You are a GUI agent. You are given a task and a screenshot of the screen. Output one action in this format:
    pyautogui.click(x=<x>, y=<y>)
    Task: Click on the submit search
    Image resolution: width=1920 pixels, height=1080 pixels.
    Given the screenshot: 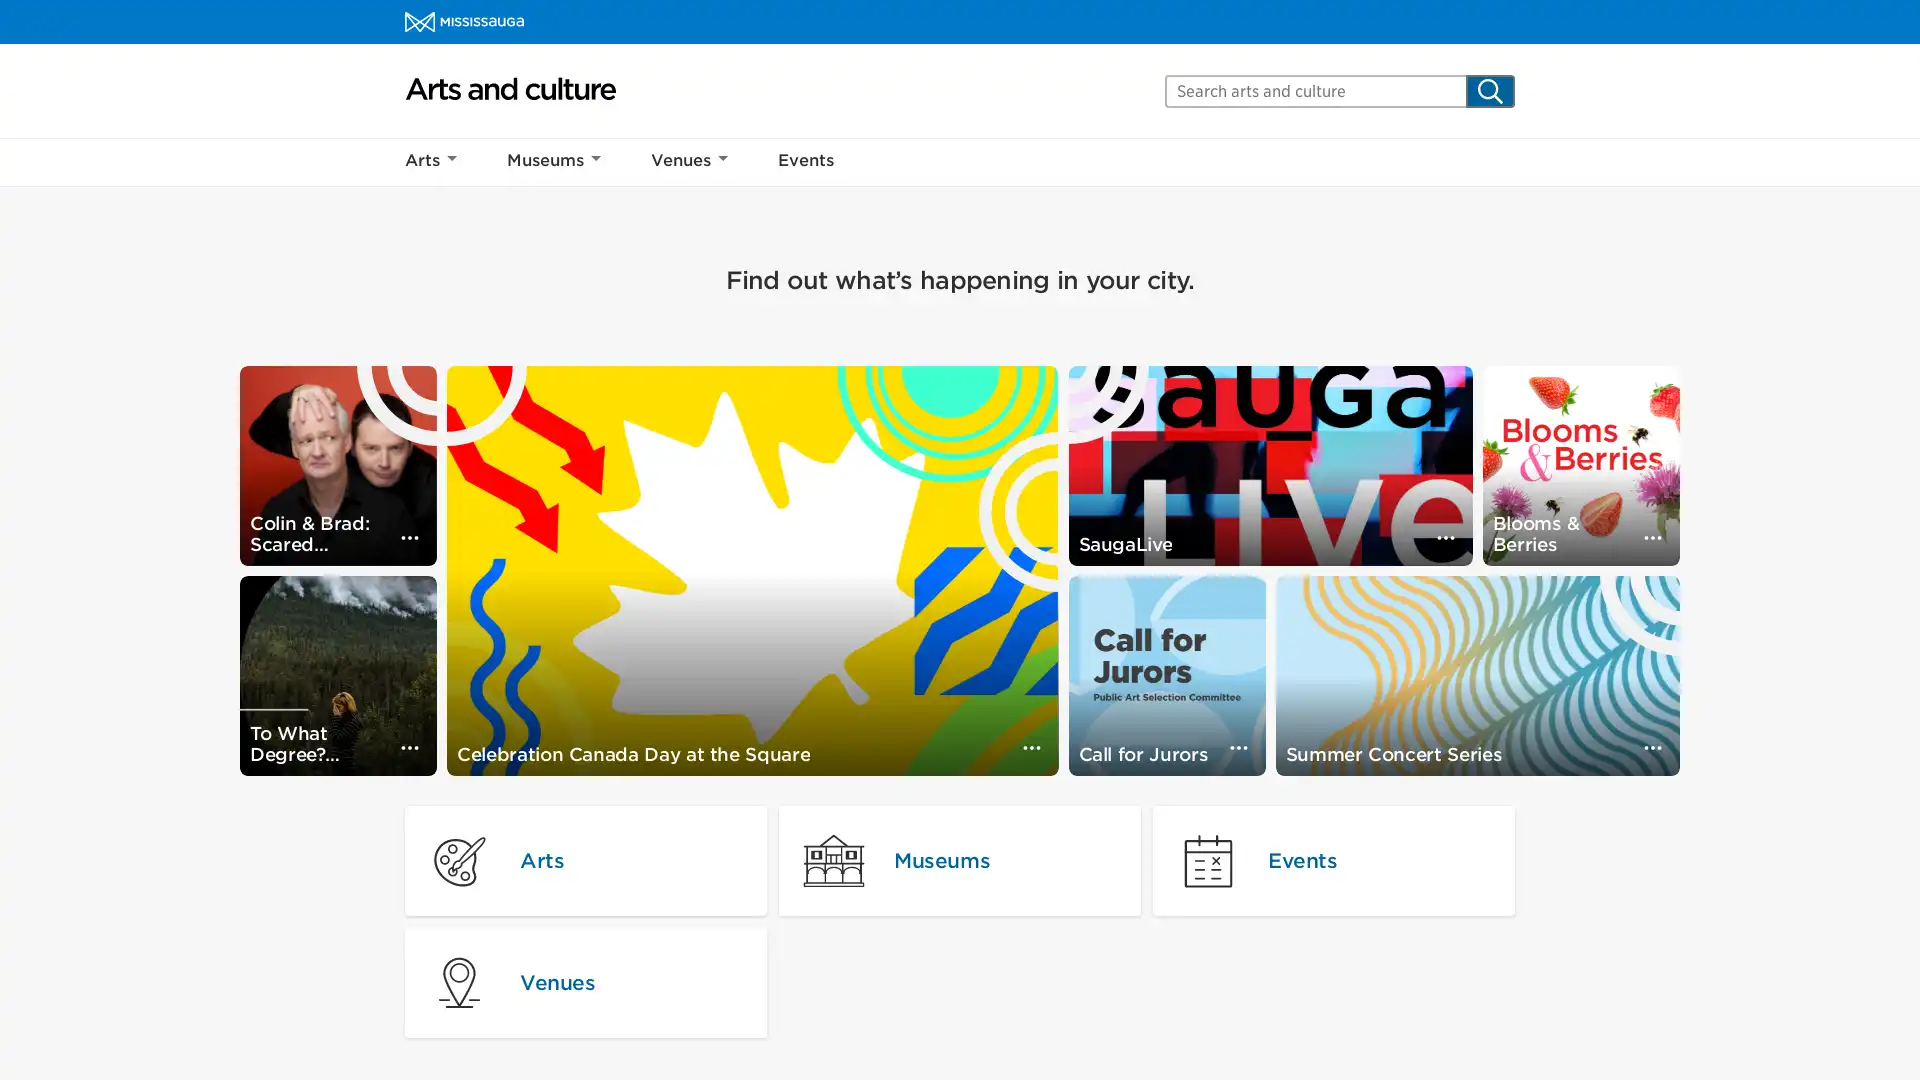 What is the action you would take?
    pyautogui.click(x=1490, y=90)
    